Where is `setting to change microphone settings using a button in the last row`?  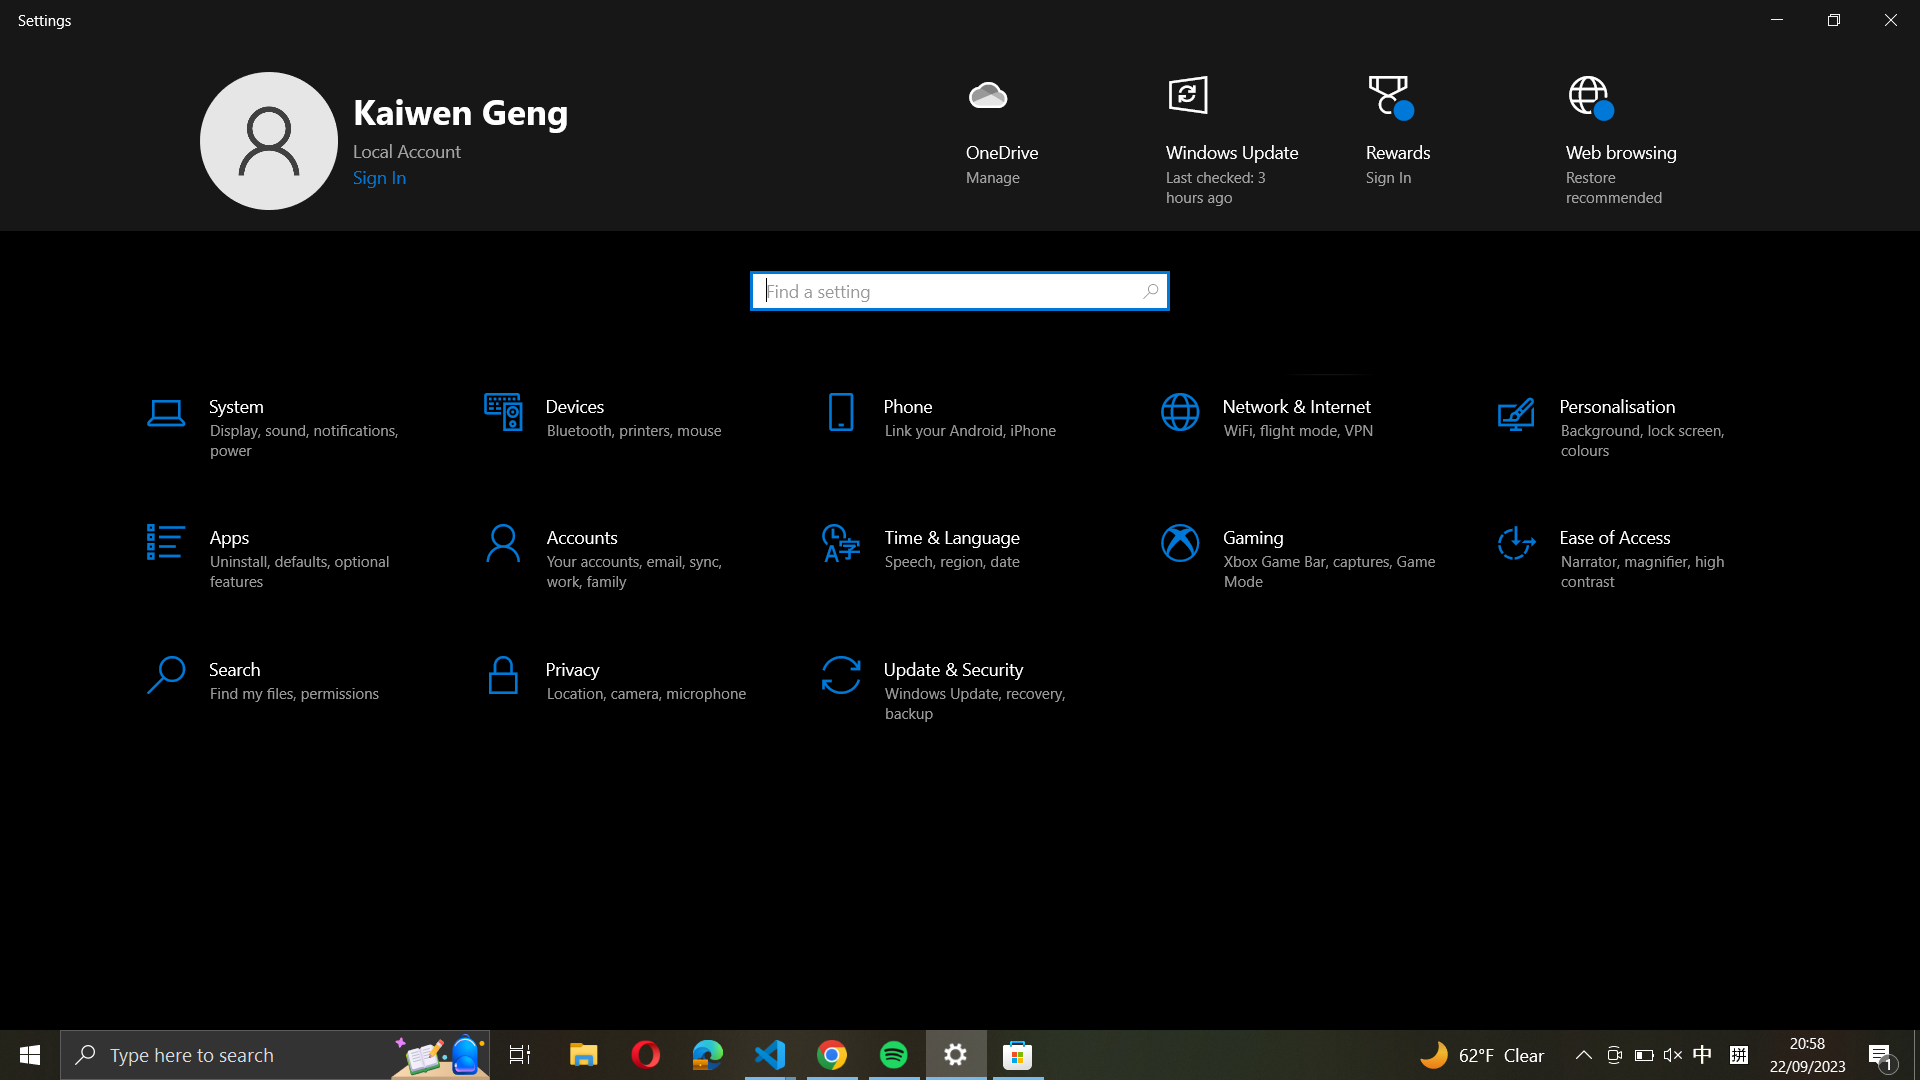 setting to change microphone settings using a button in the last row is located at coordinates (622, 678).